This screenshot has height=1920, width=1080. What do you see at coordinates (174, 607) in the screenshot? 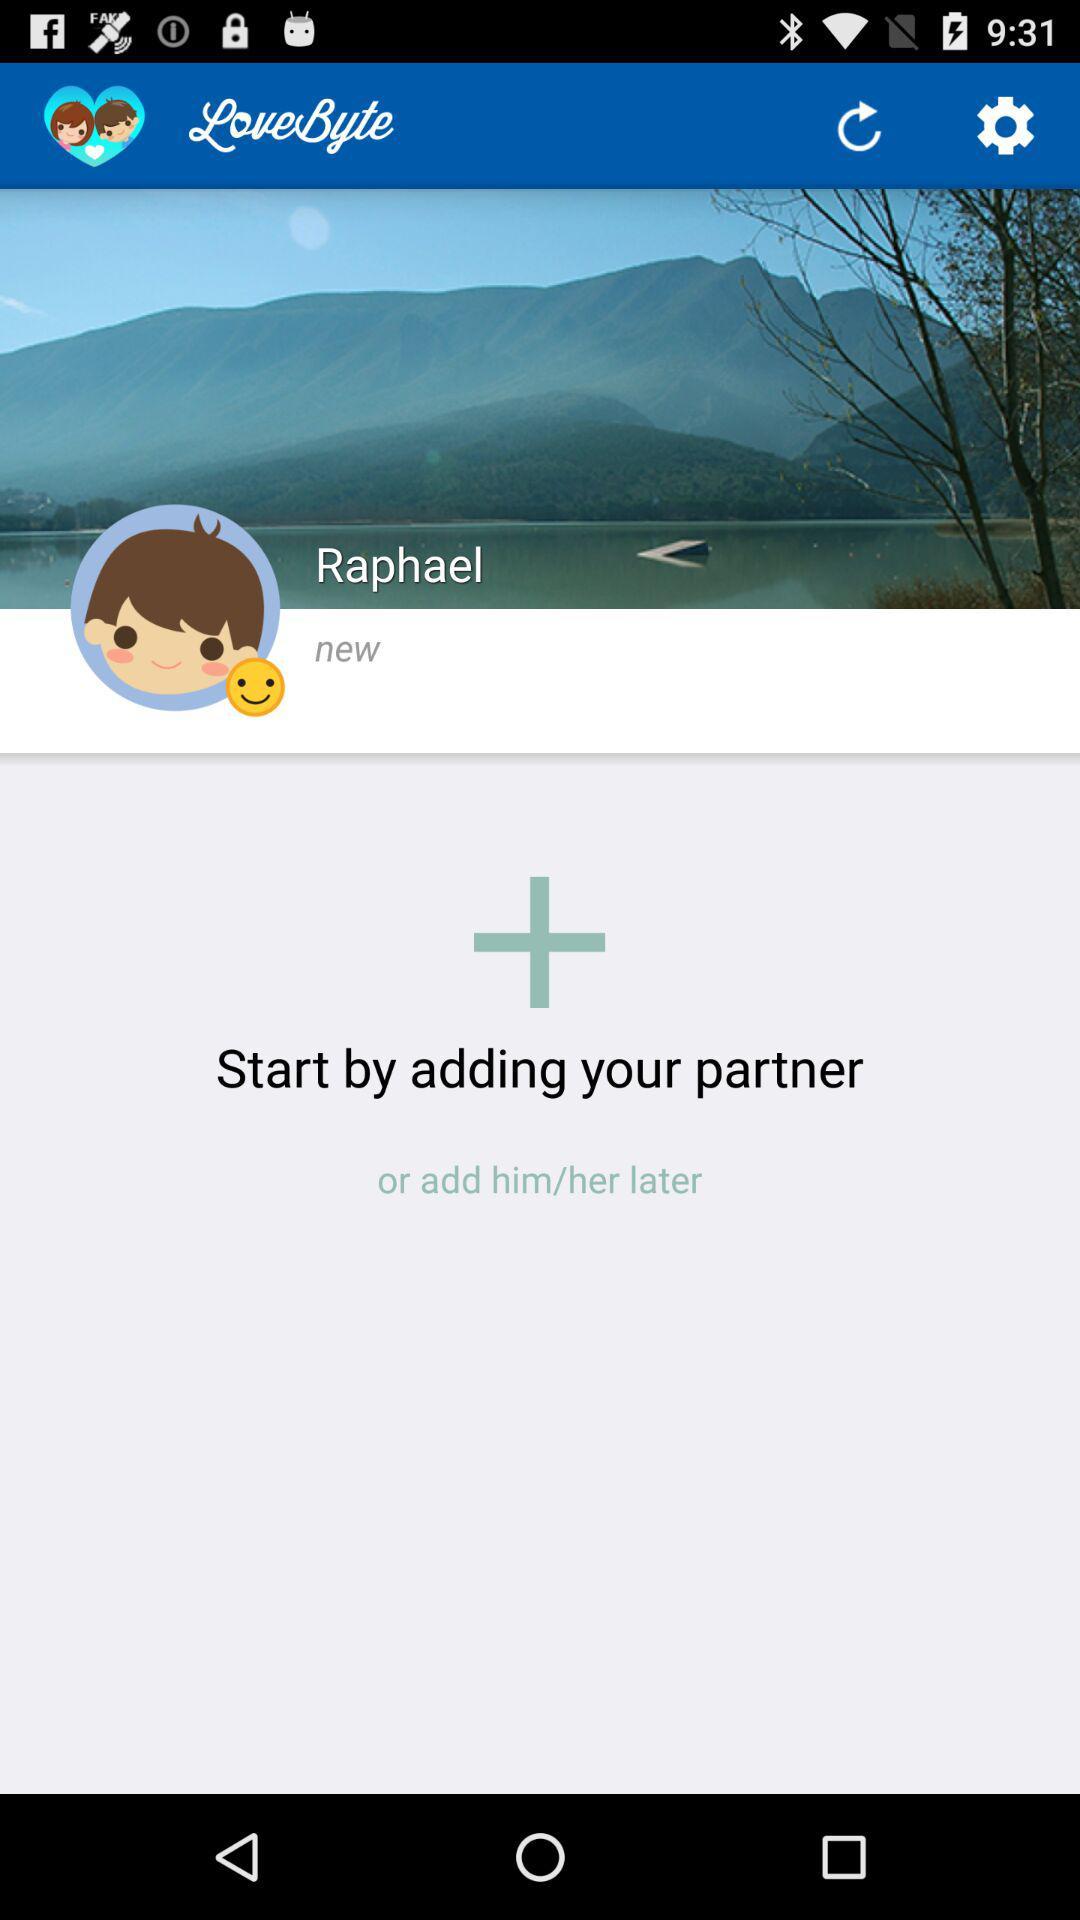
I see `profile option` at bounding box center [174, 607].